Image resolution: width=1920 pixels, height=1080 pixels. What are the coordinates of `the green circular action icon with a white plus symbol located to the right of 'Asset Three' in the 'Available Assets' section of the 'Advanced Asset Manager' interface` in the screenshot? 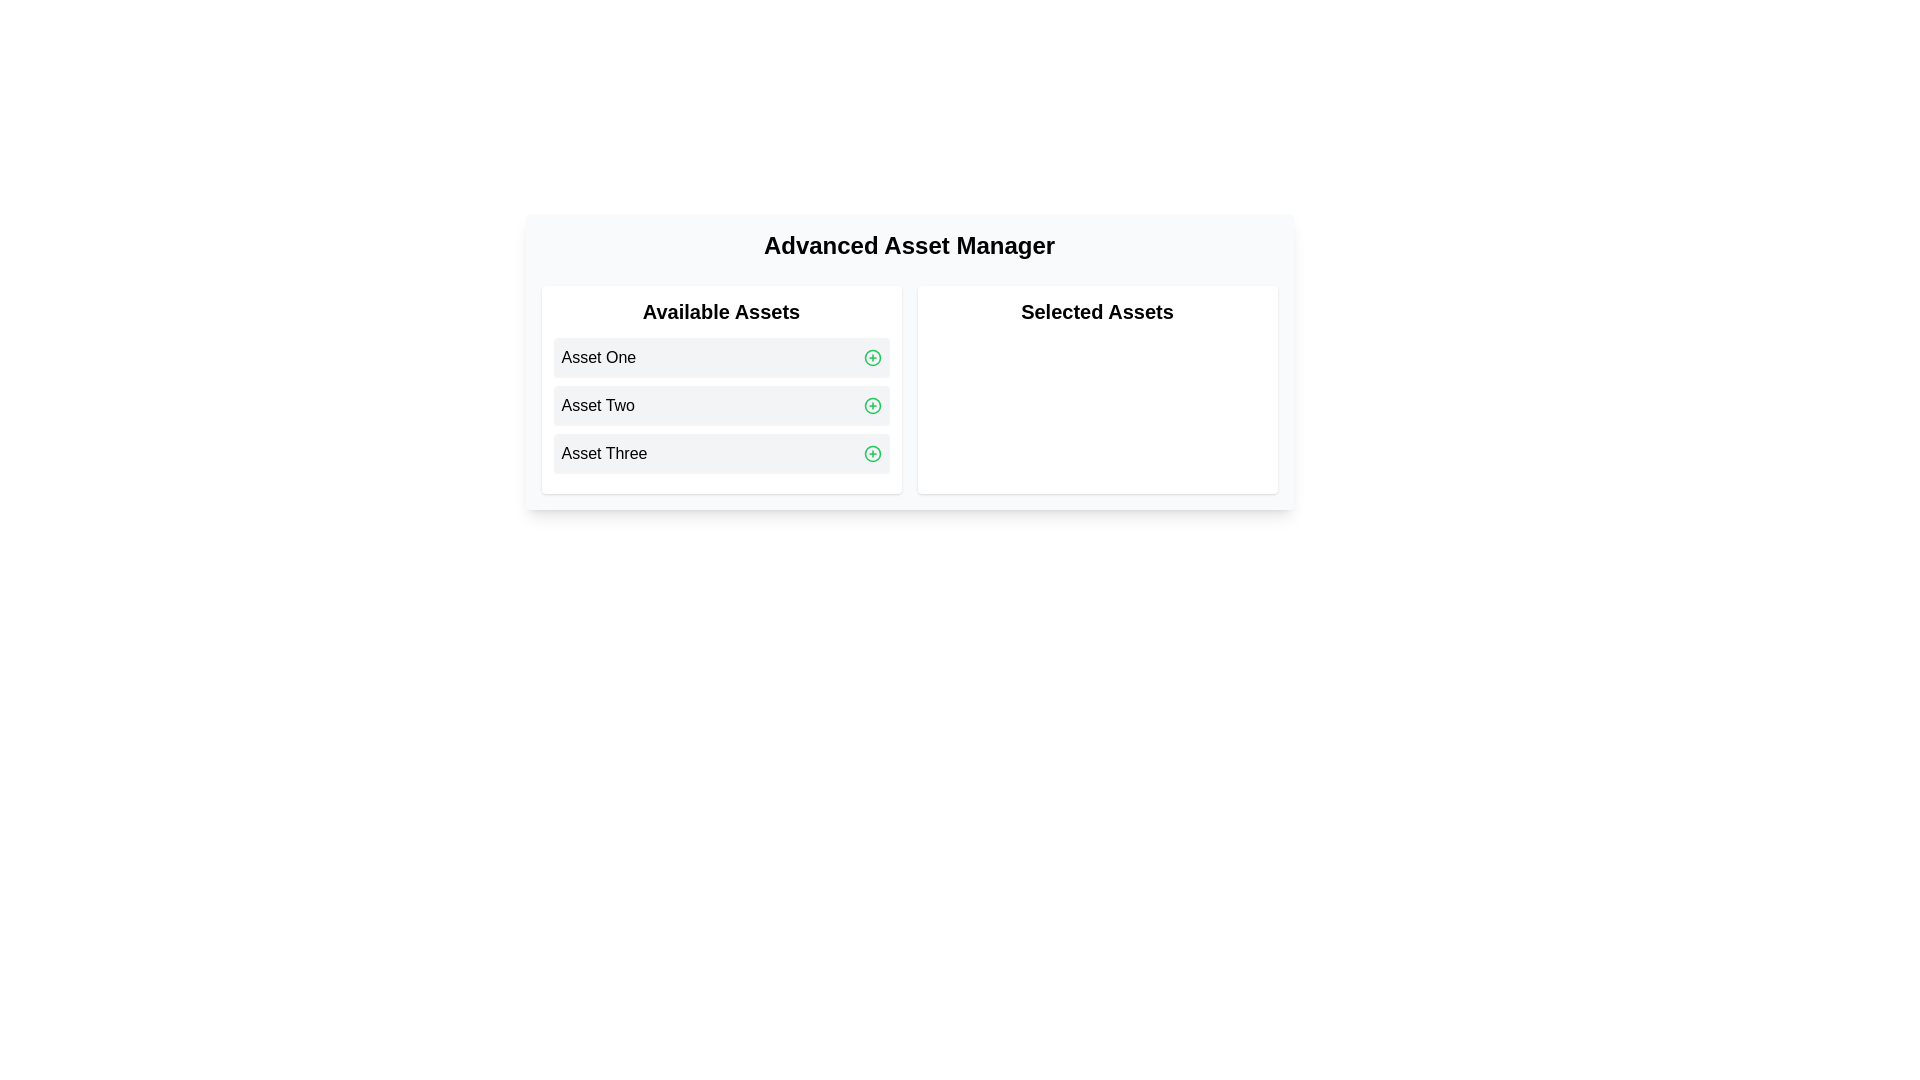 It's located at (872, 454).